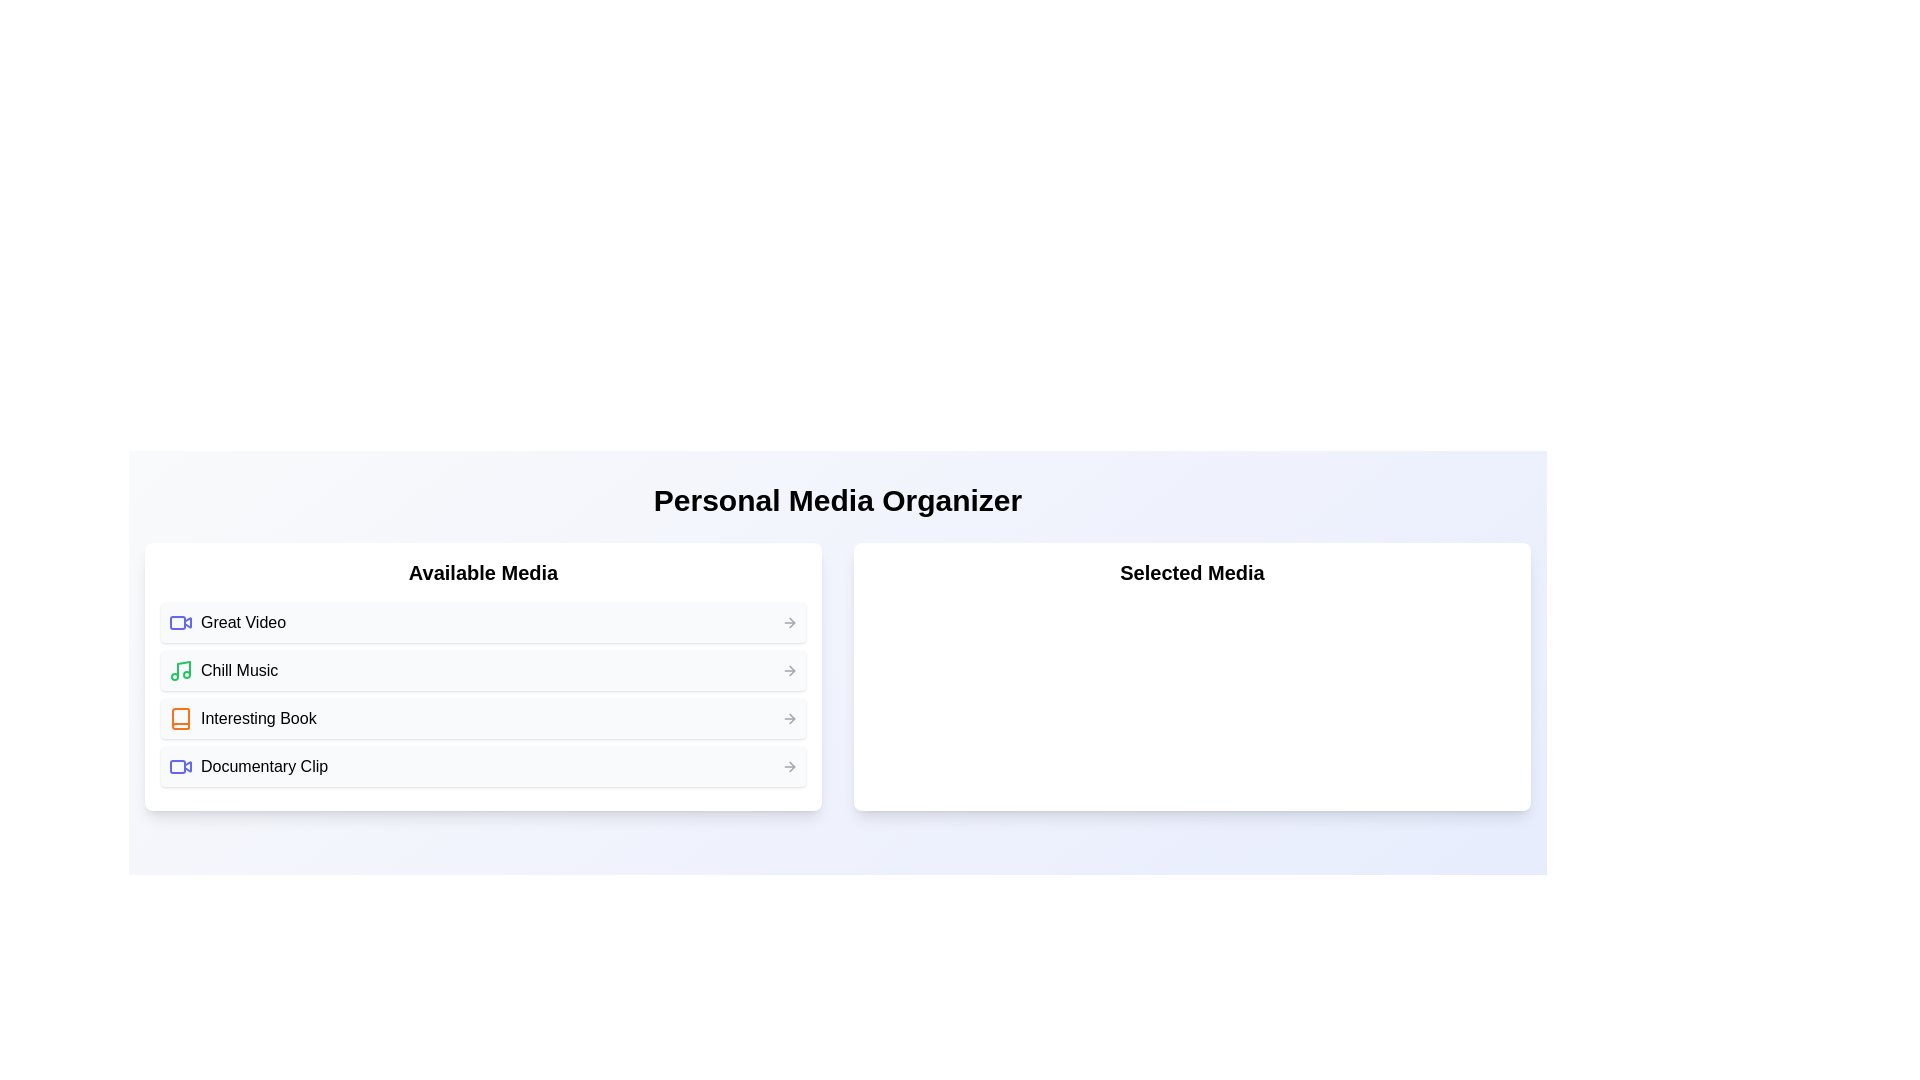 This screenshot has width=1920, height=1080. What do you see at coordinates (789, 622) in the screenshot?
I see `the arrow icon located at the rightmost part of the row titled 'Great Video' in the 'Available Media' list` at bounding box center [789, 622].